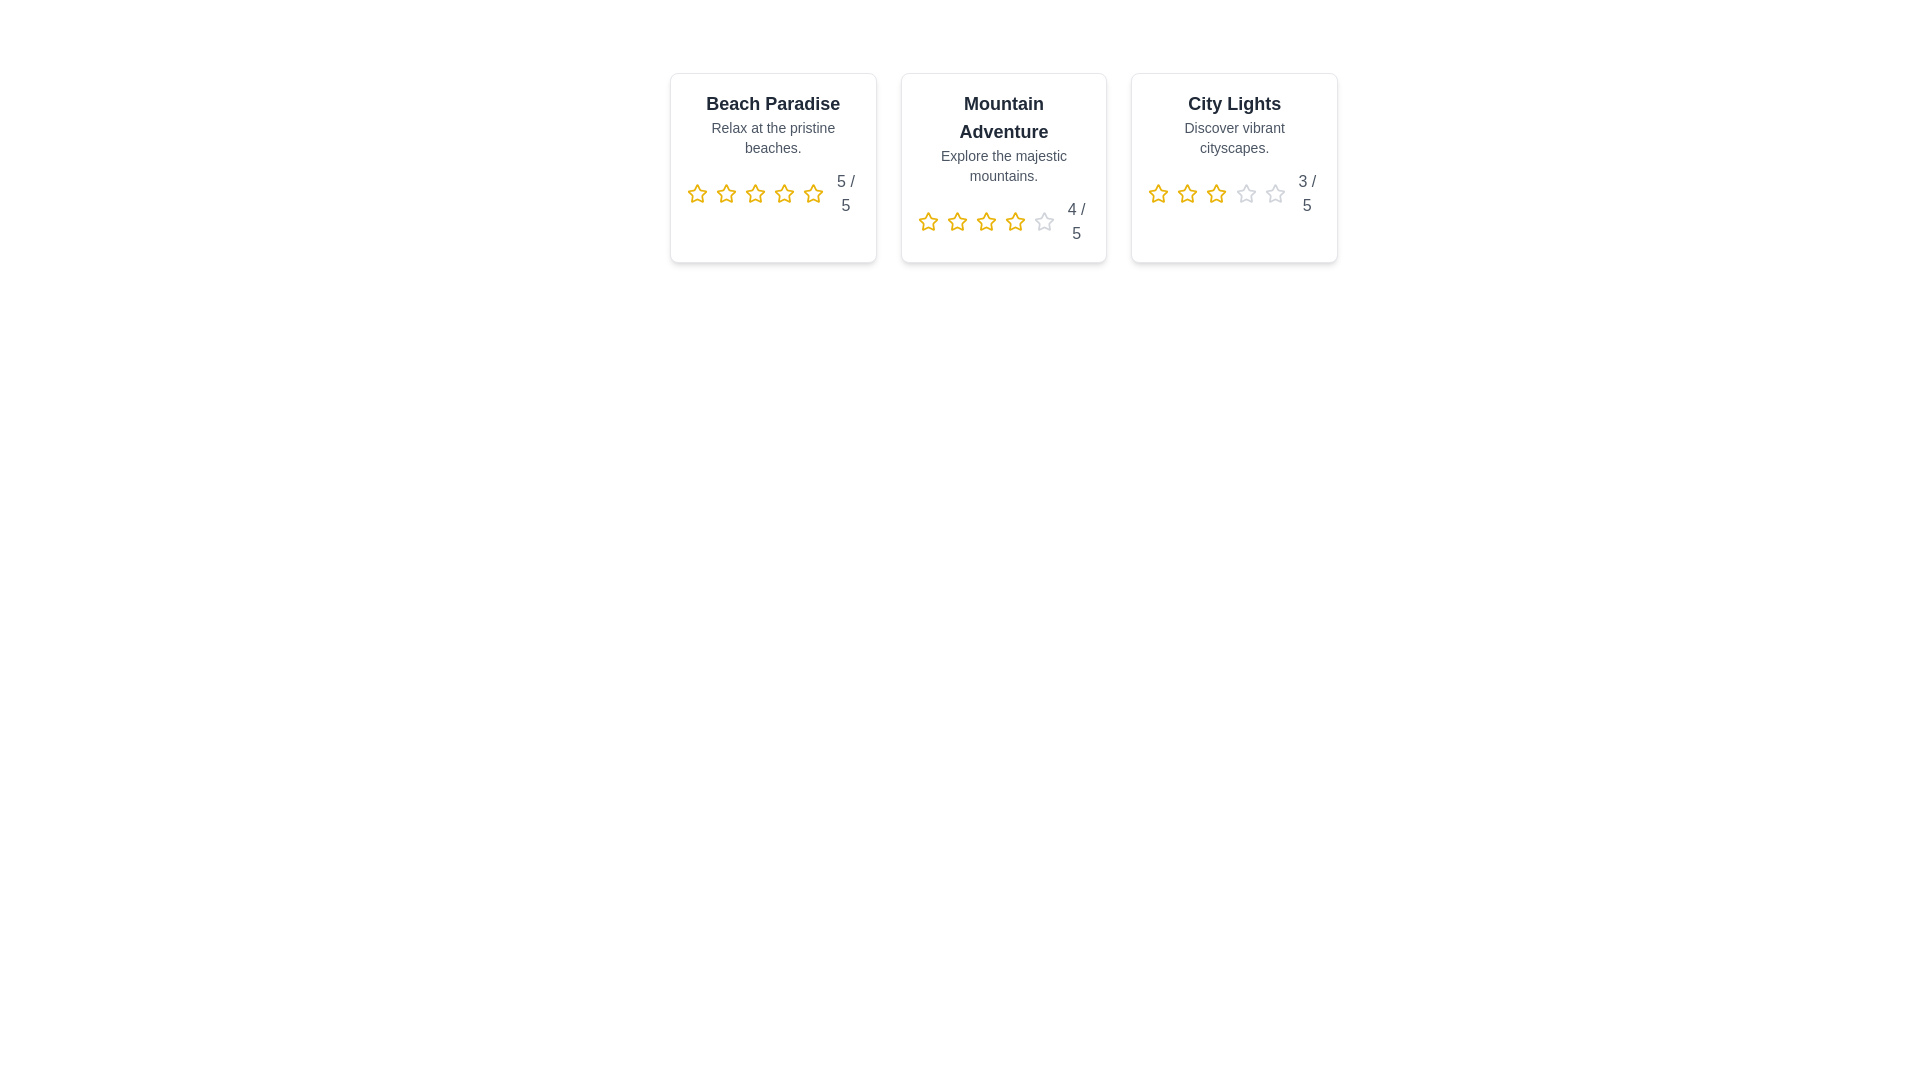  I want to click on the rating for a destination to 5 stars by clicking on the corresponding star icon, so click(813, 193).